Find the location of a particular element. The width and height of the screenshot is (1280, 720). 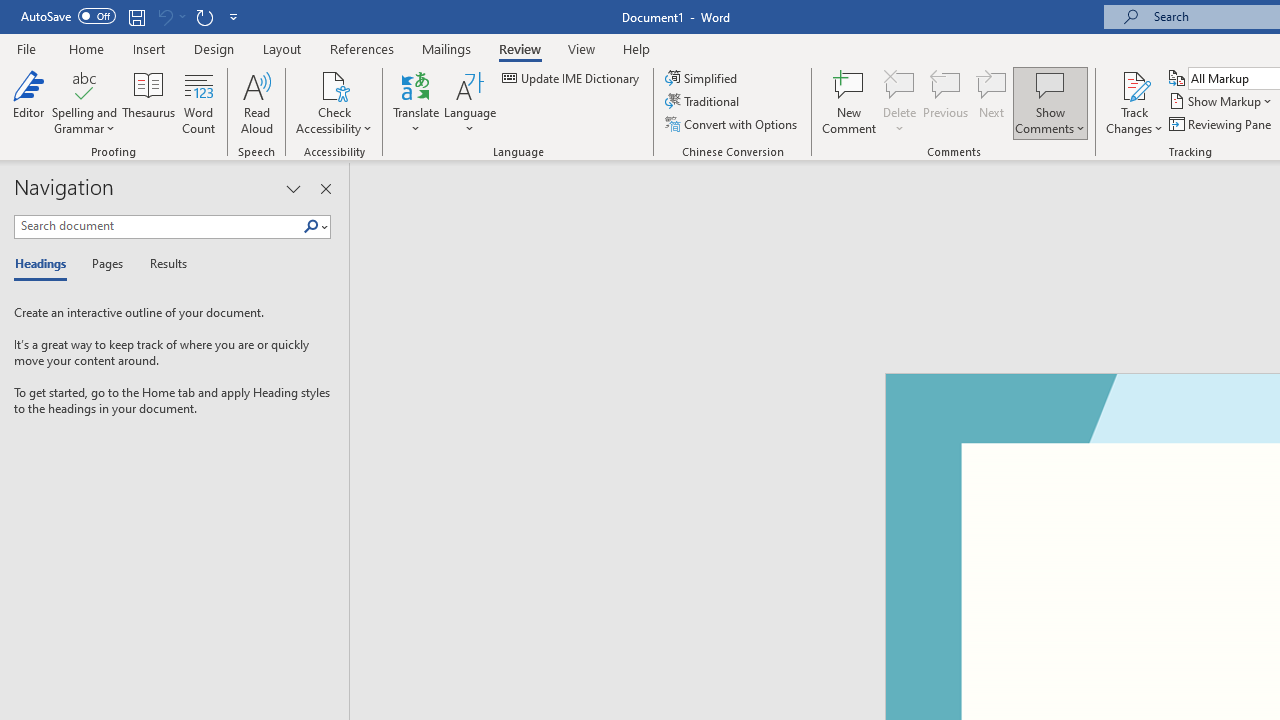

'Show Comments' is located at coordinates (1049, 84).